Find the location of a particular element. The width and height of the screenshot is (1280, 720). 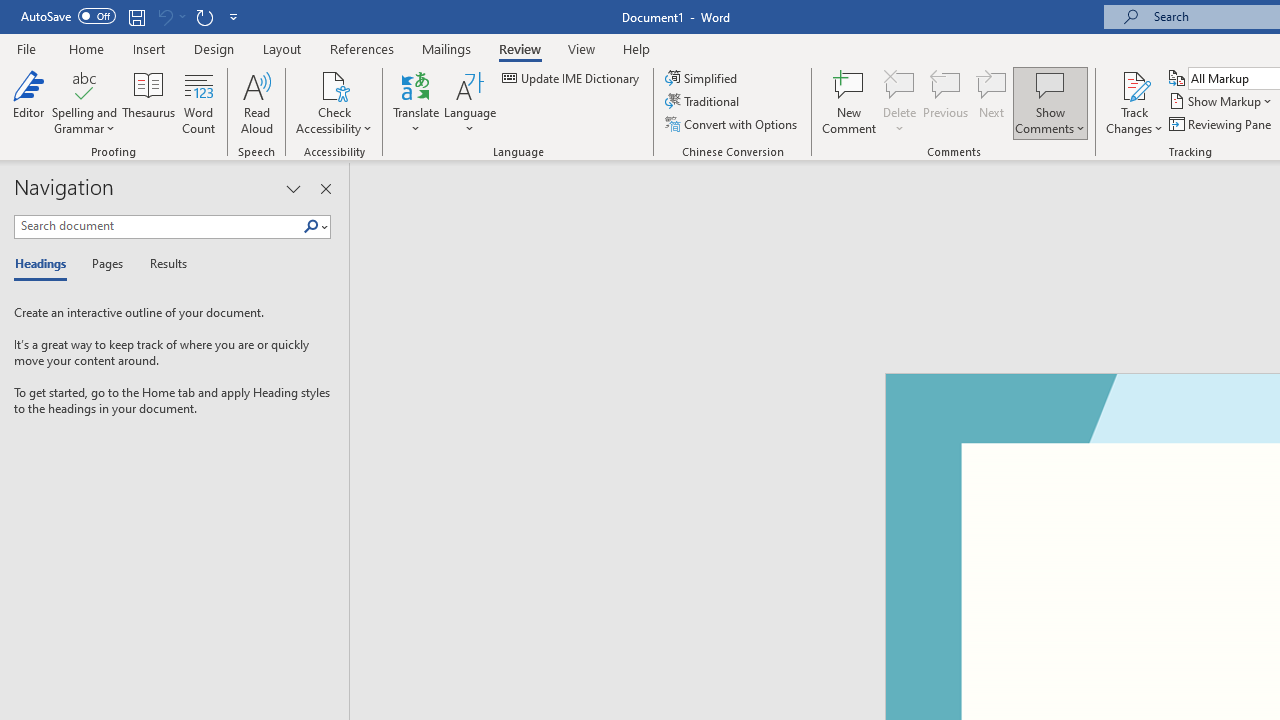

'Show Comments' is located at coordinates (1049, 84).